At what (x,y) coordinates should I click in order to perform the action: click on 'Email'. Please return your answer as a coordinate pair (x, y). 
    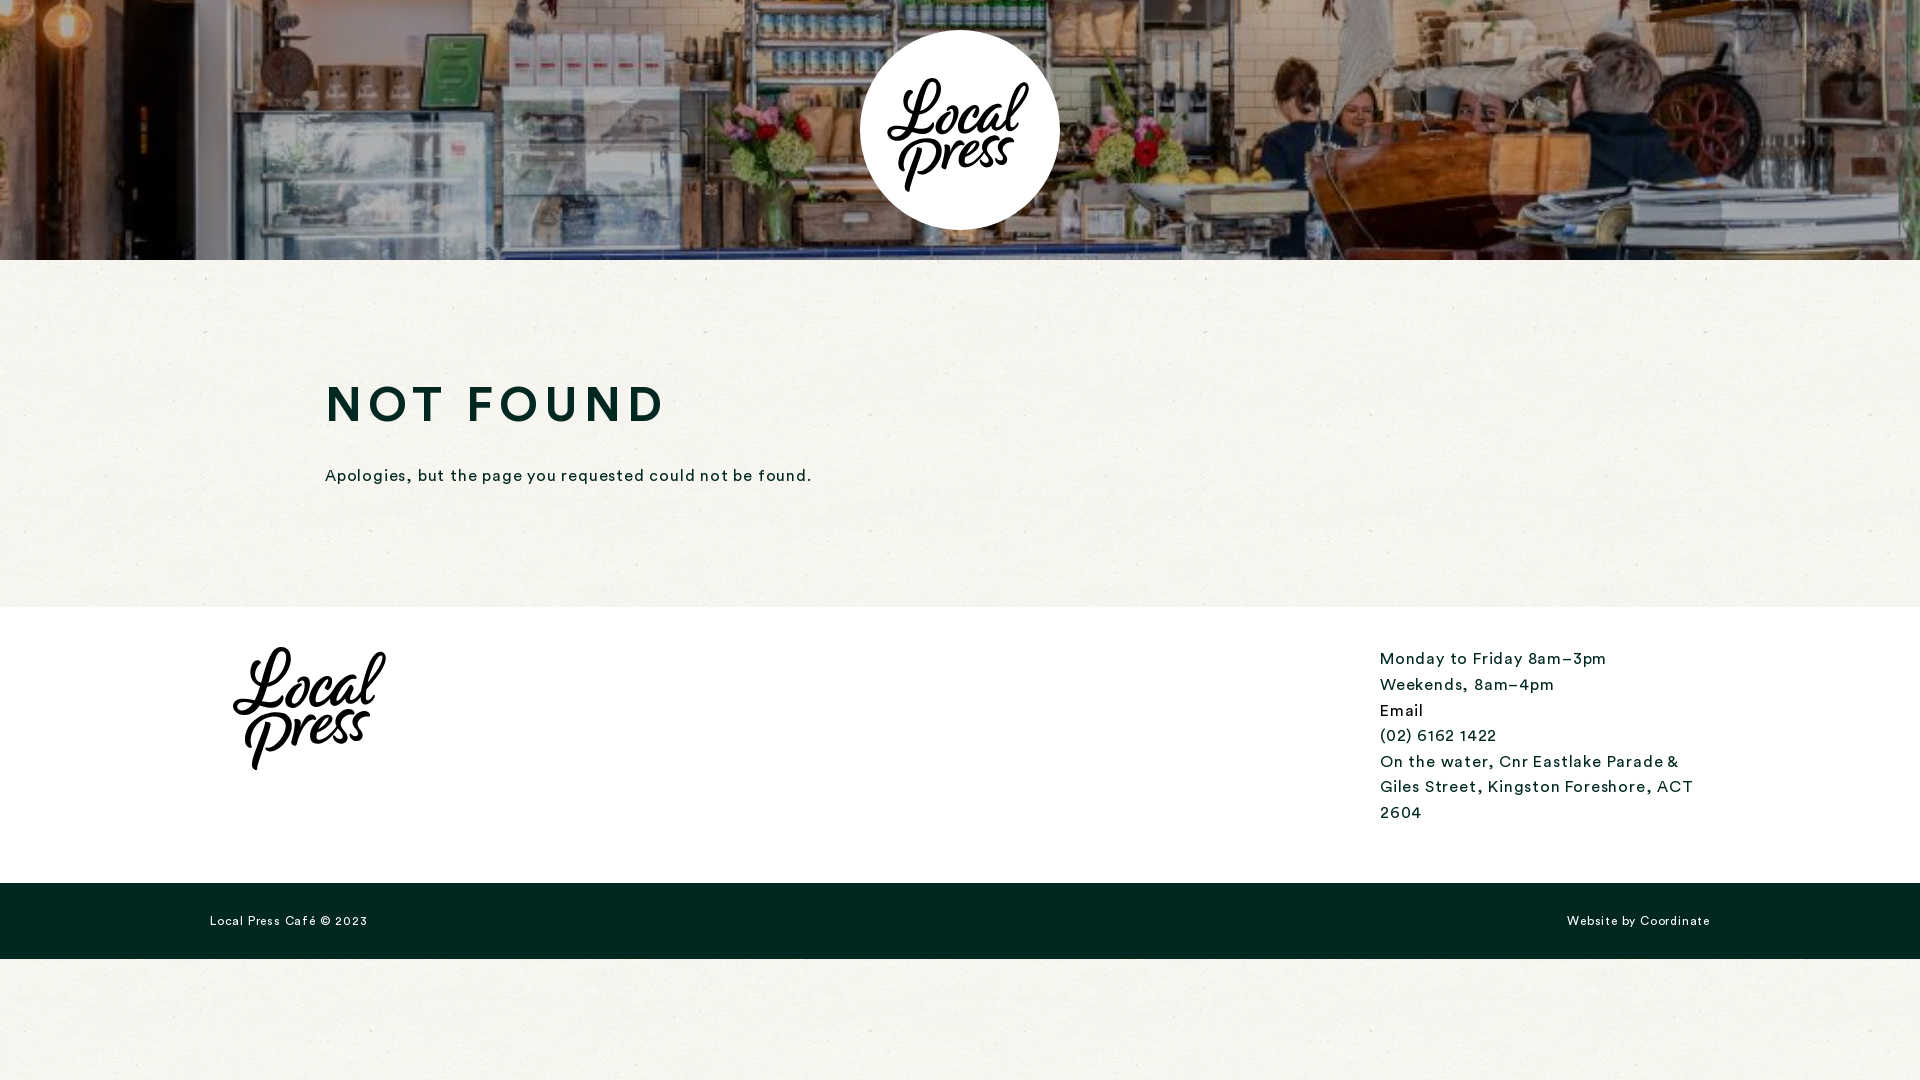
    Looking at the image, I should click on (1400, 709).